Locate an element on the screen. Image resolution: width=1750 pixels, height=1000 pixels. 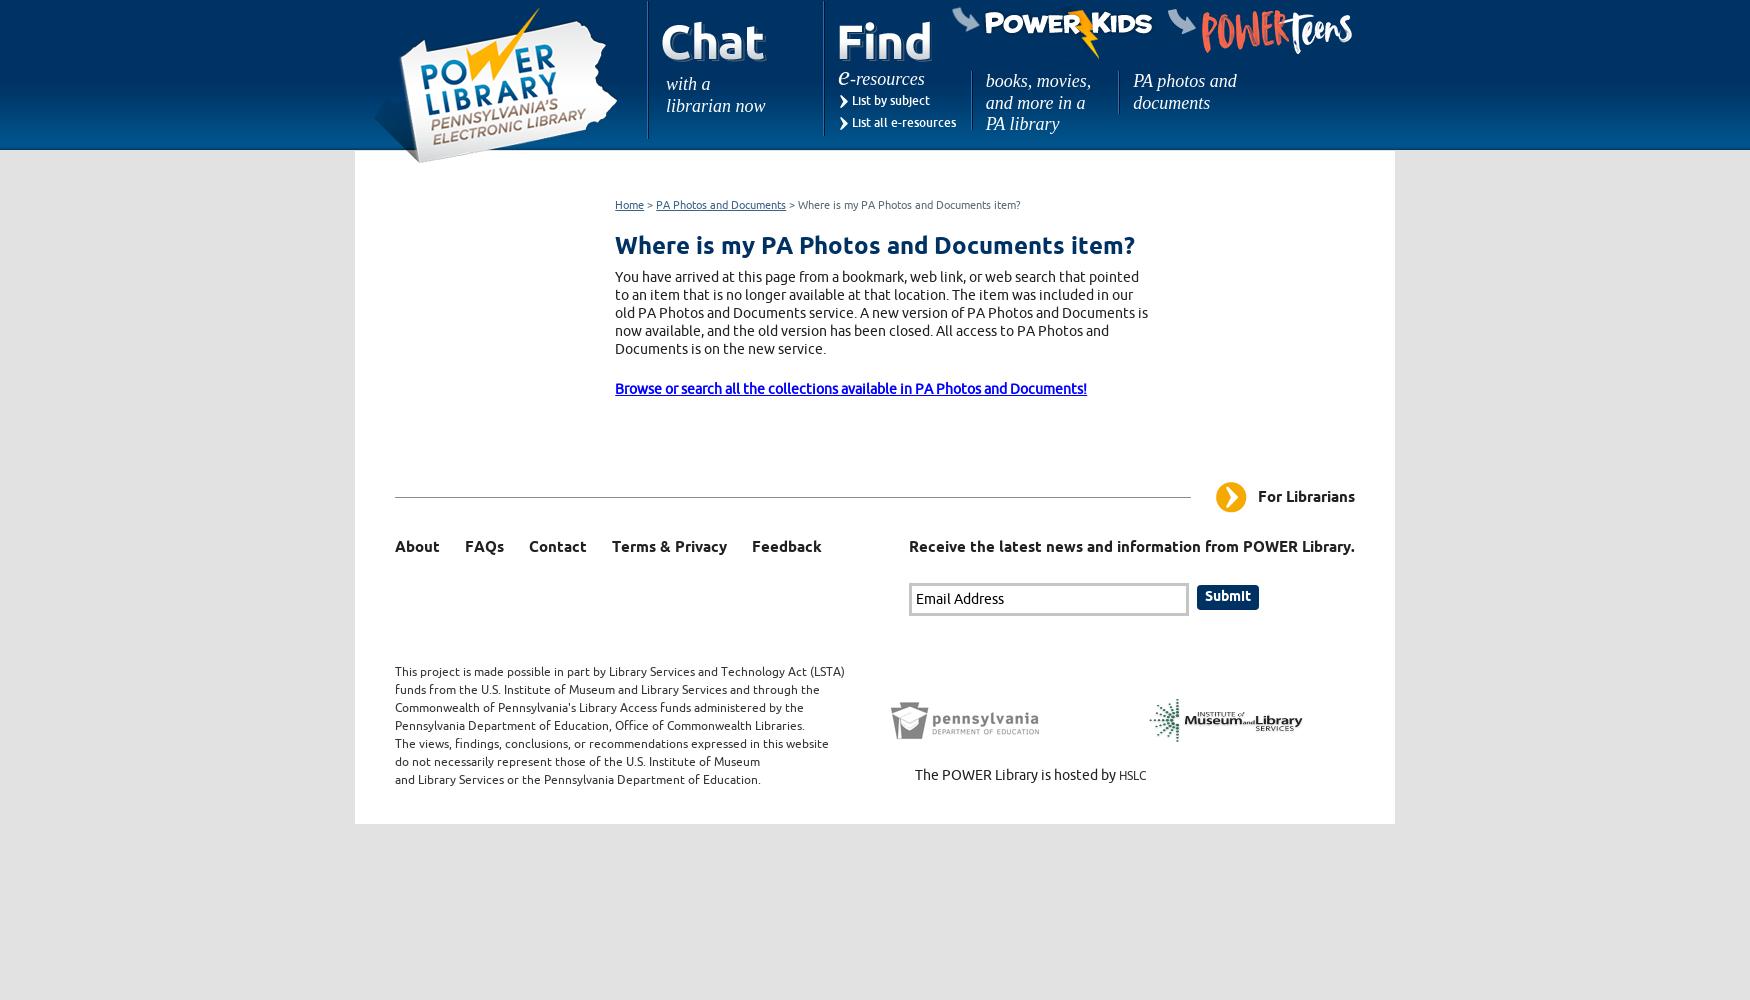
'The views, findings, conclusions, or recommendations expressed in this website' is located at coordinates (611, 742).